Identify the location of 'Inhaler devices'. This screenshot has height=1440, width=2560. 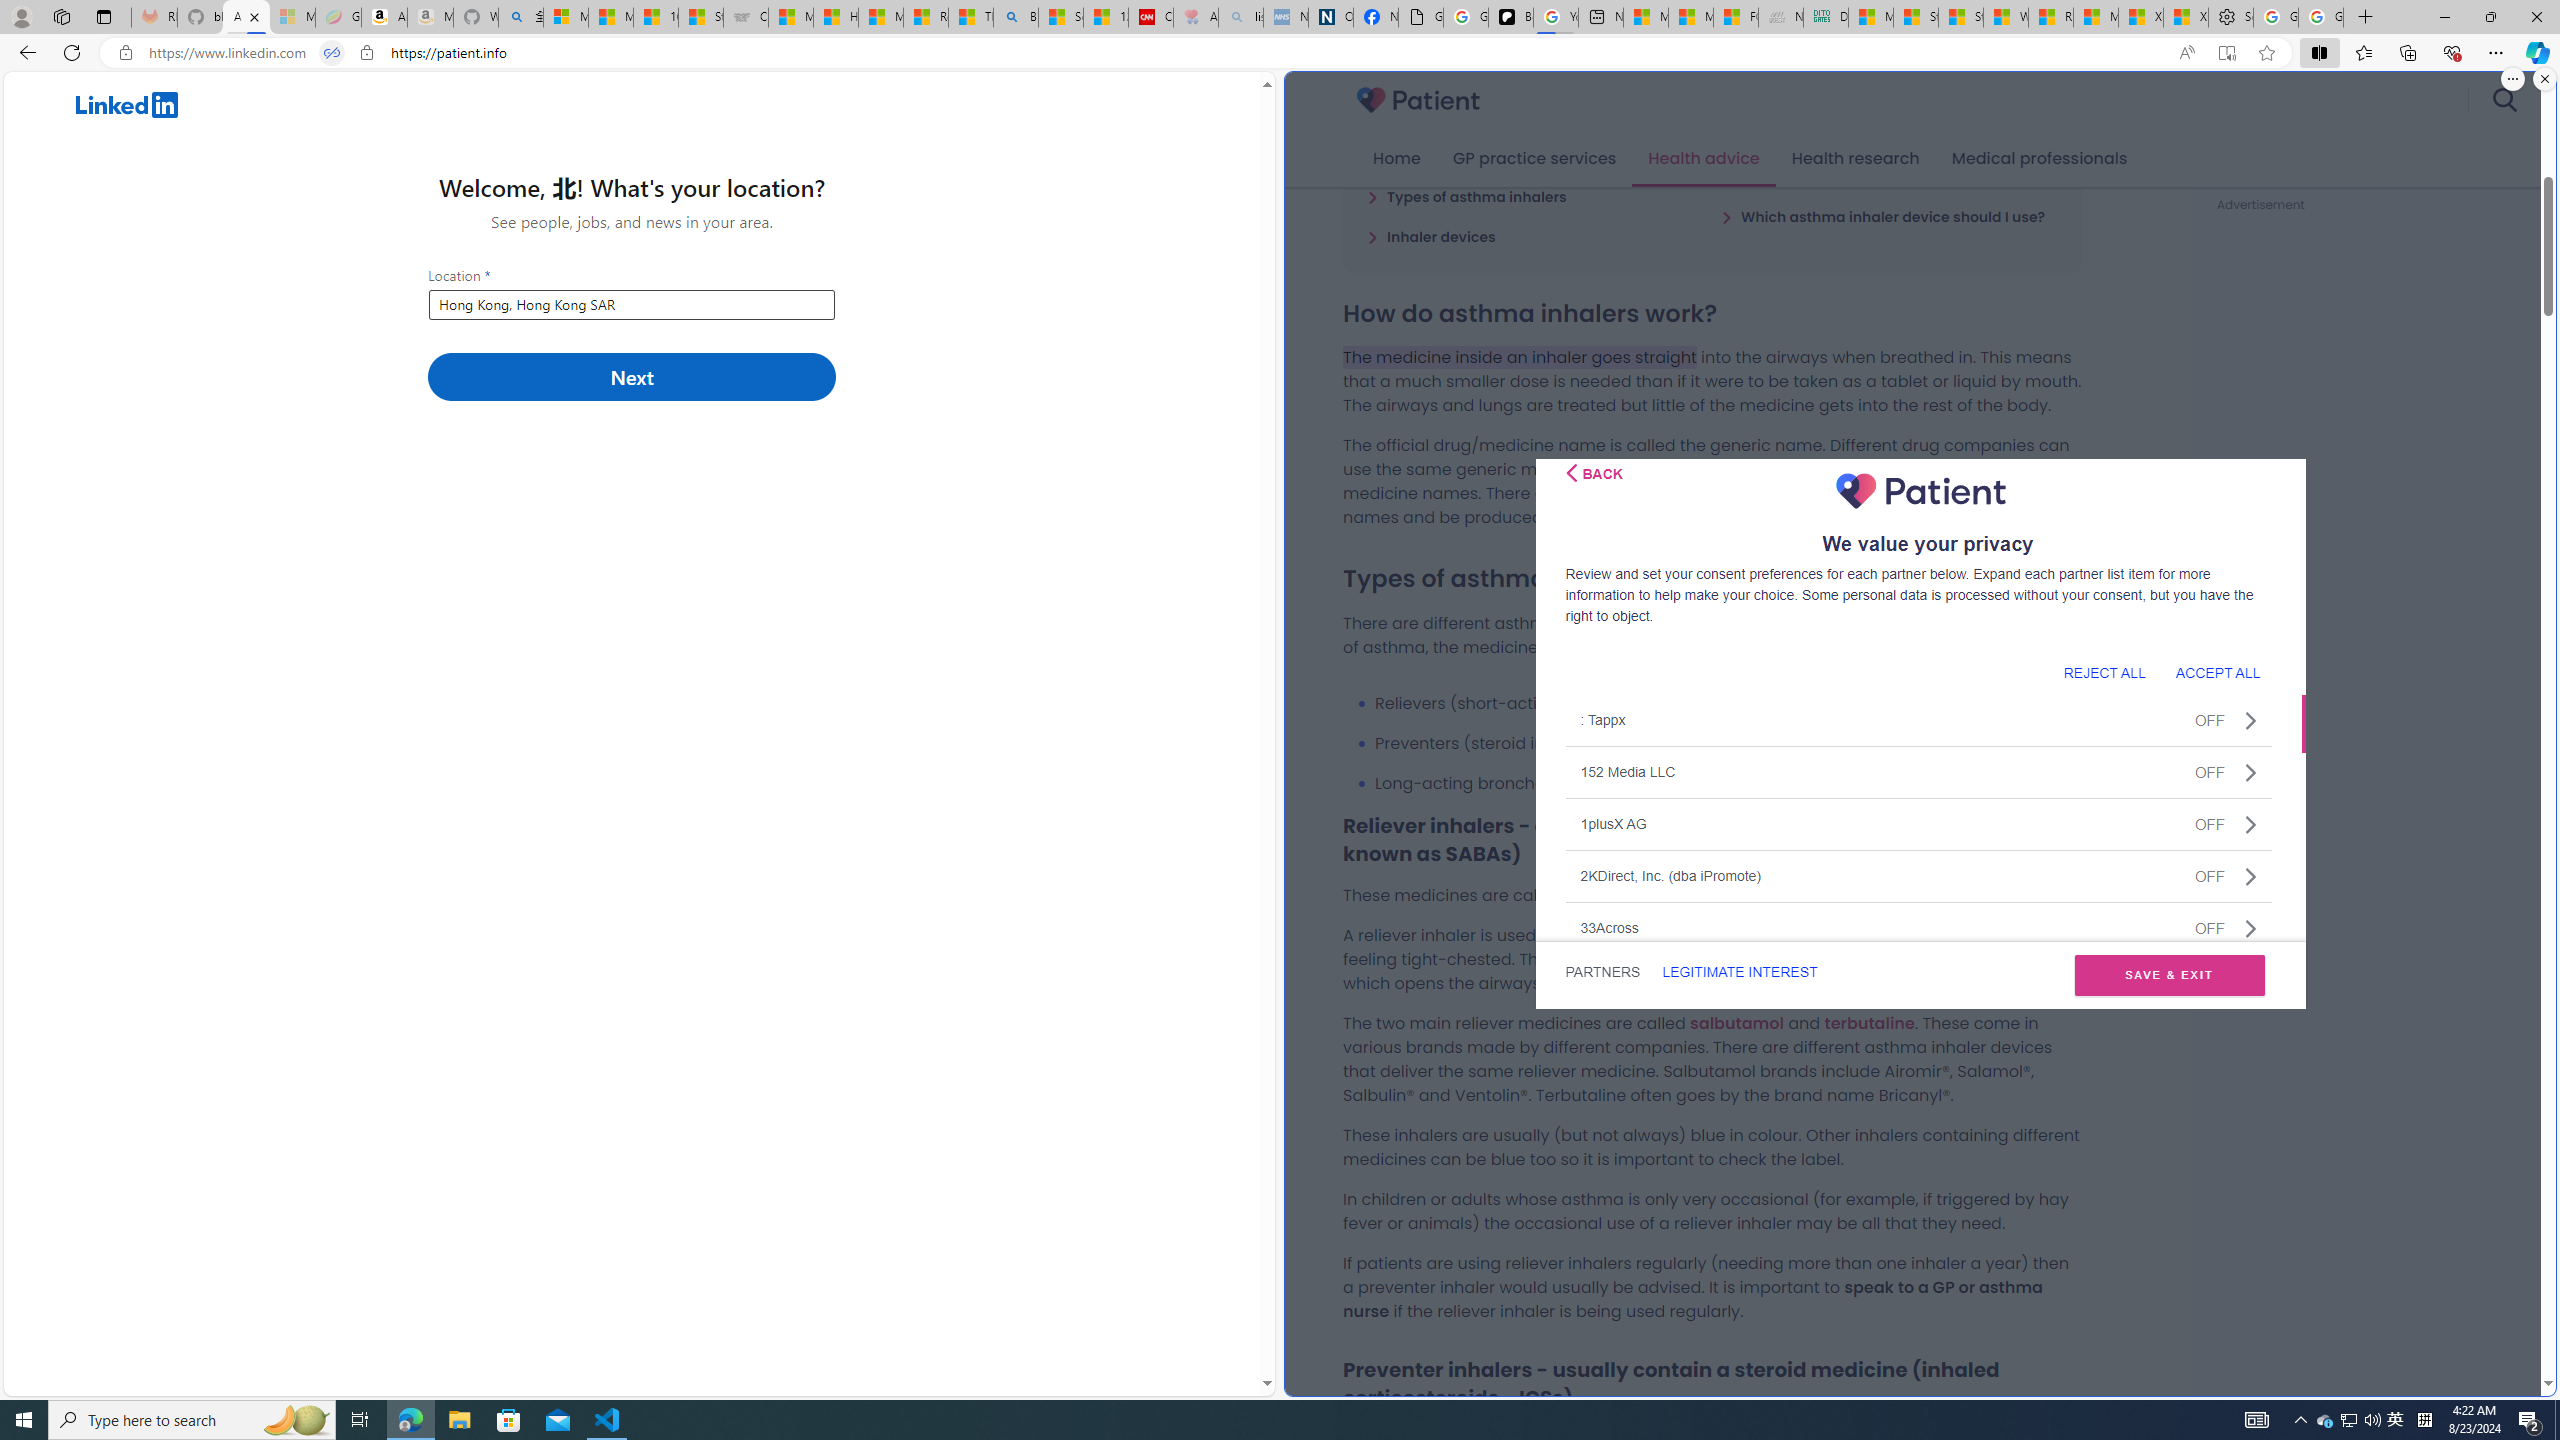
(1430, 235).